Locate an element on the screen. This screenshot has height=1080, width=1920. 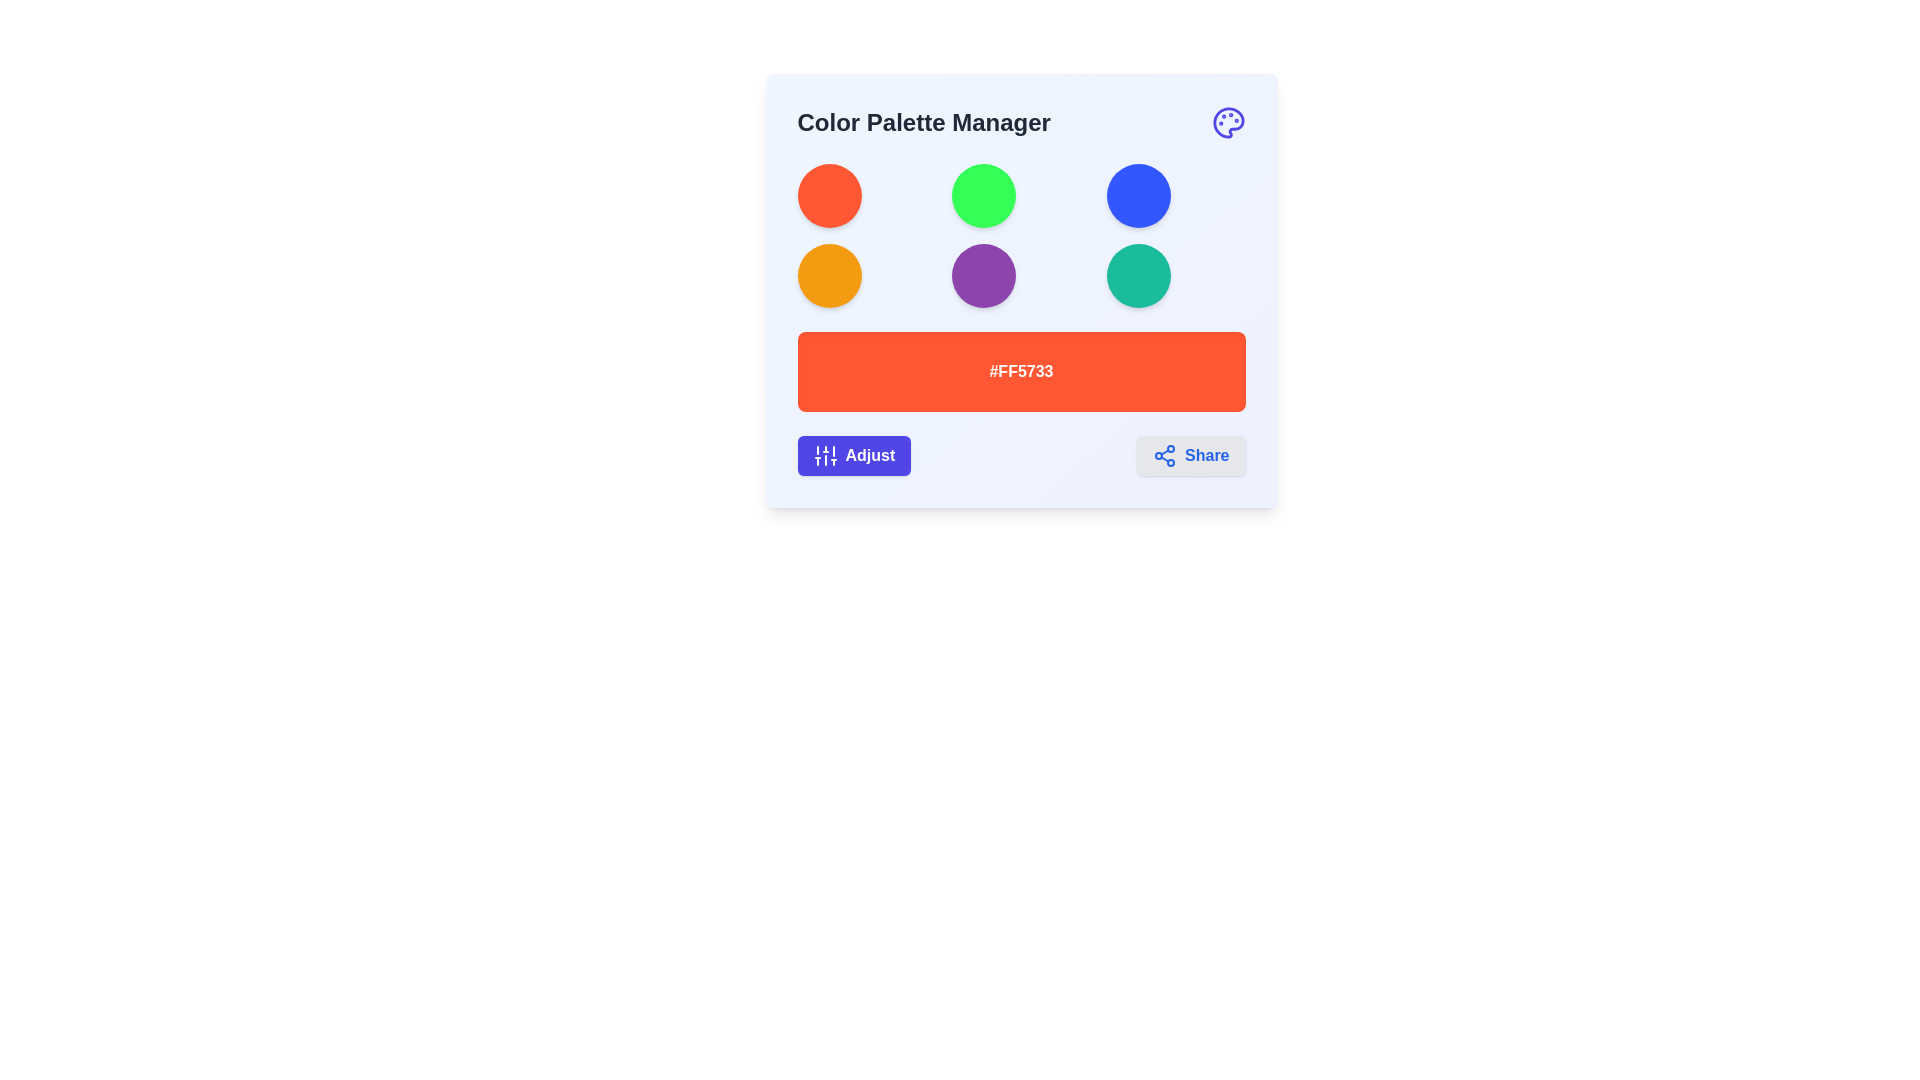
the sharing icon, which is part of the 'Share' button located in the bottom-right control panel of the interface is located at coordinates (1165, 455).